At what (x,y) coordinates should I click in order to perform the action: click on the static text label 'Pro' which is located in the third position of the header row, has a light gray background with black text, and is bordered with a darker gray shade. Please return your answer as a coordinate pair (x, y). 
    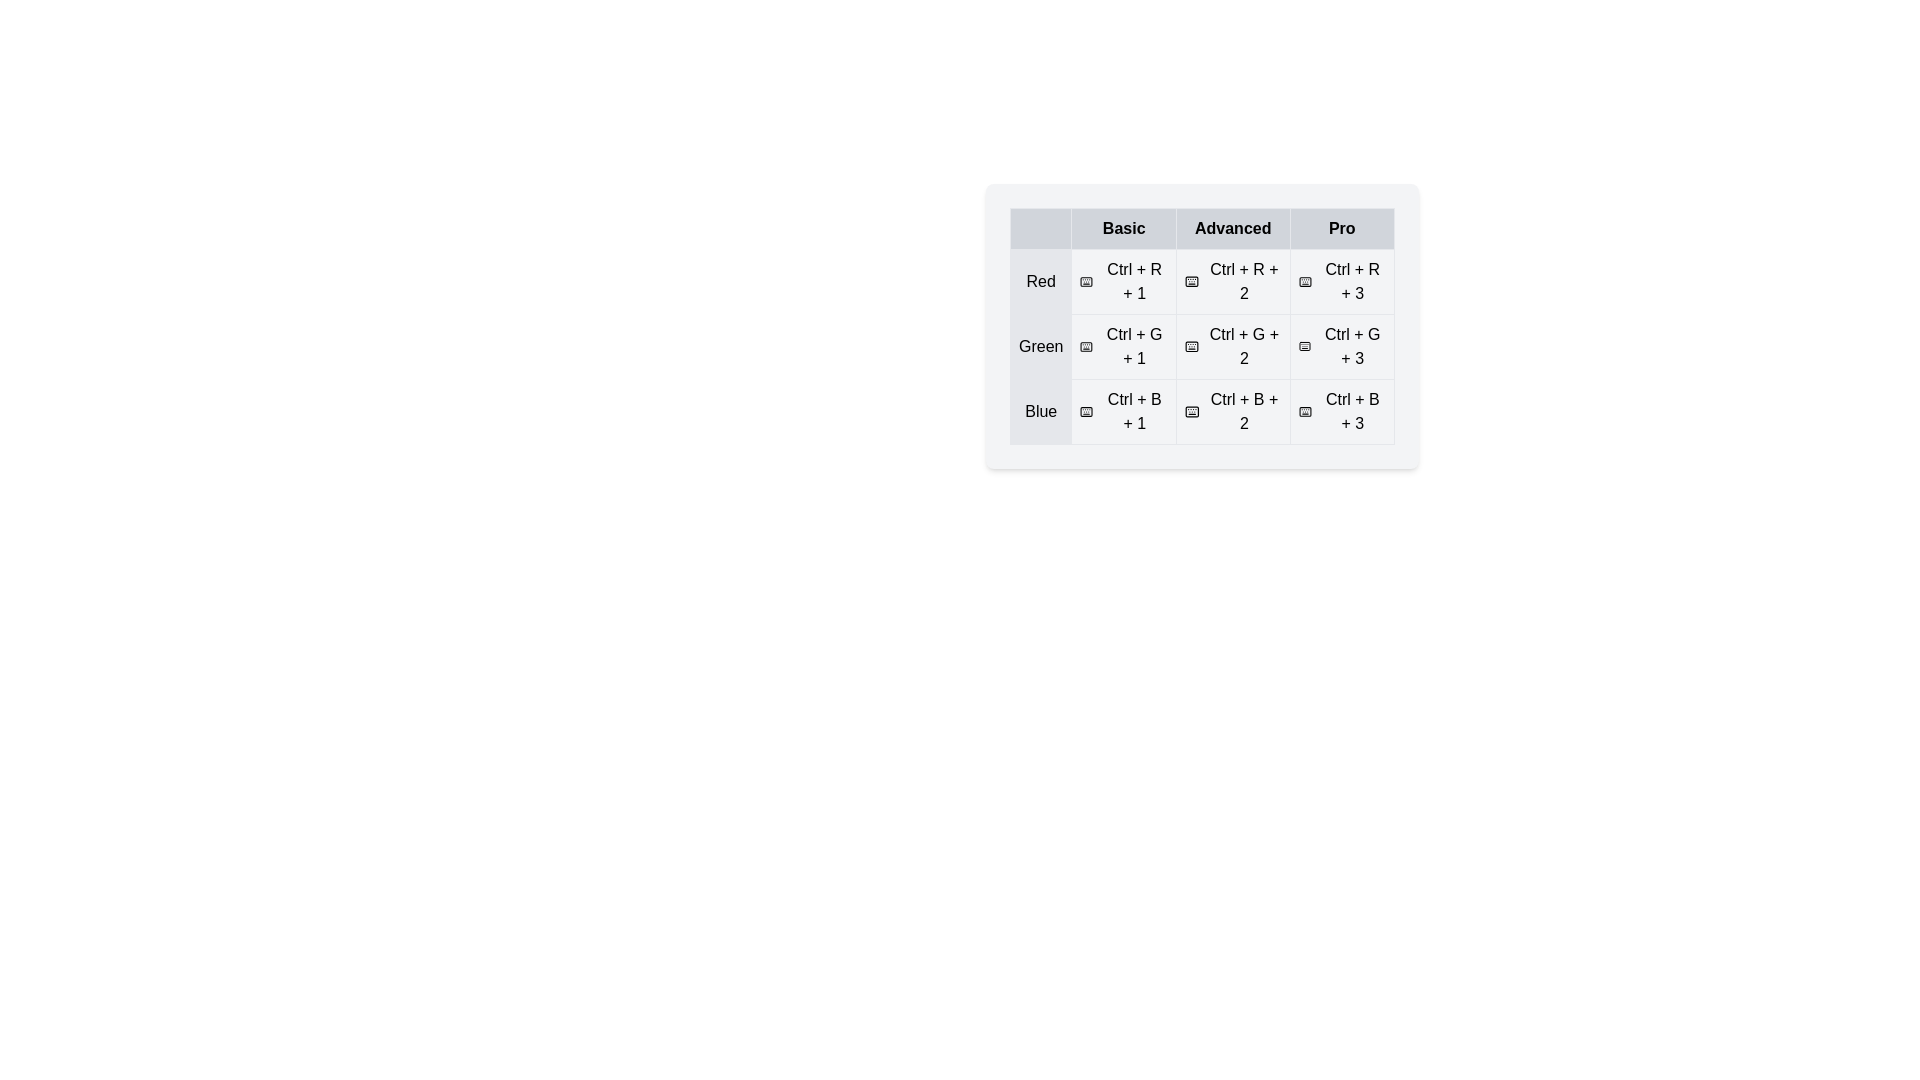
    Looking at the image, I should click on (1342, 227).